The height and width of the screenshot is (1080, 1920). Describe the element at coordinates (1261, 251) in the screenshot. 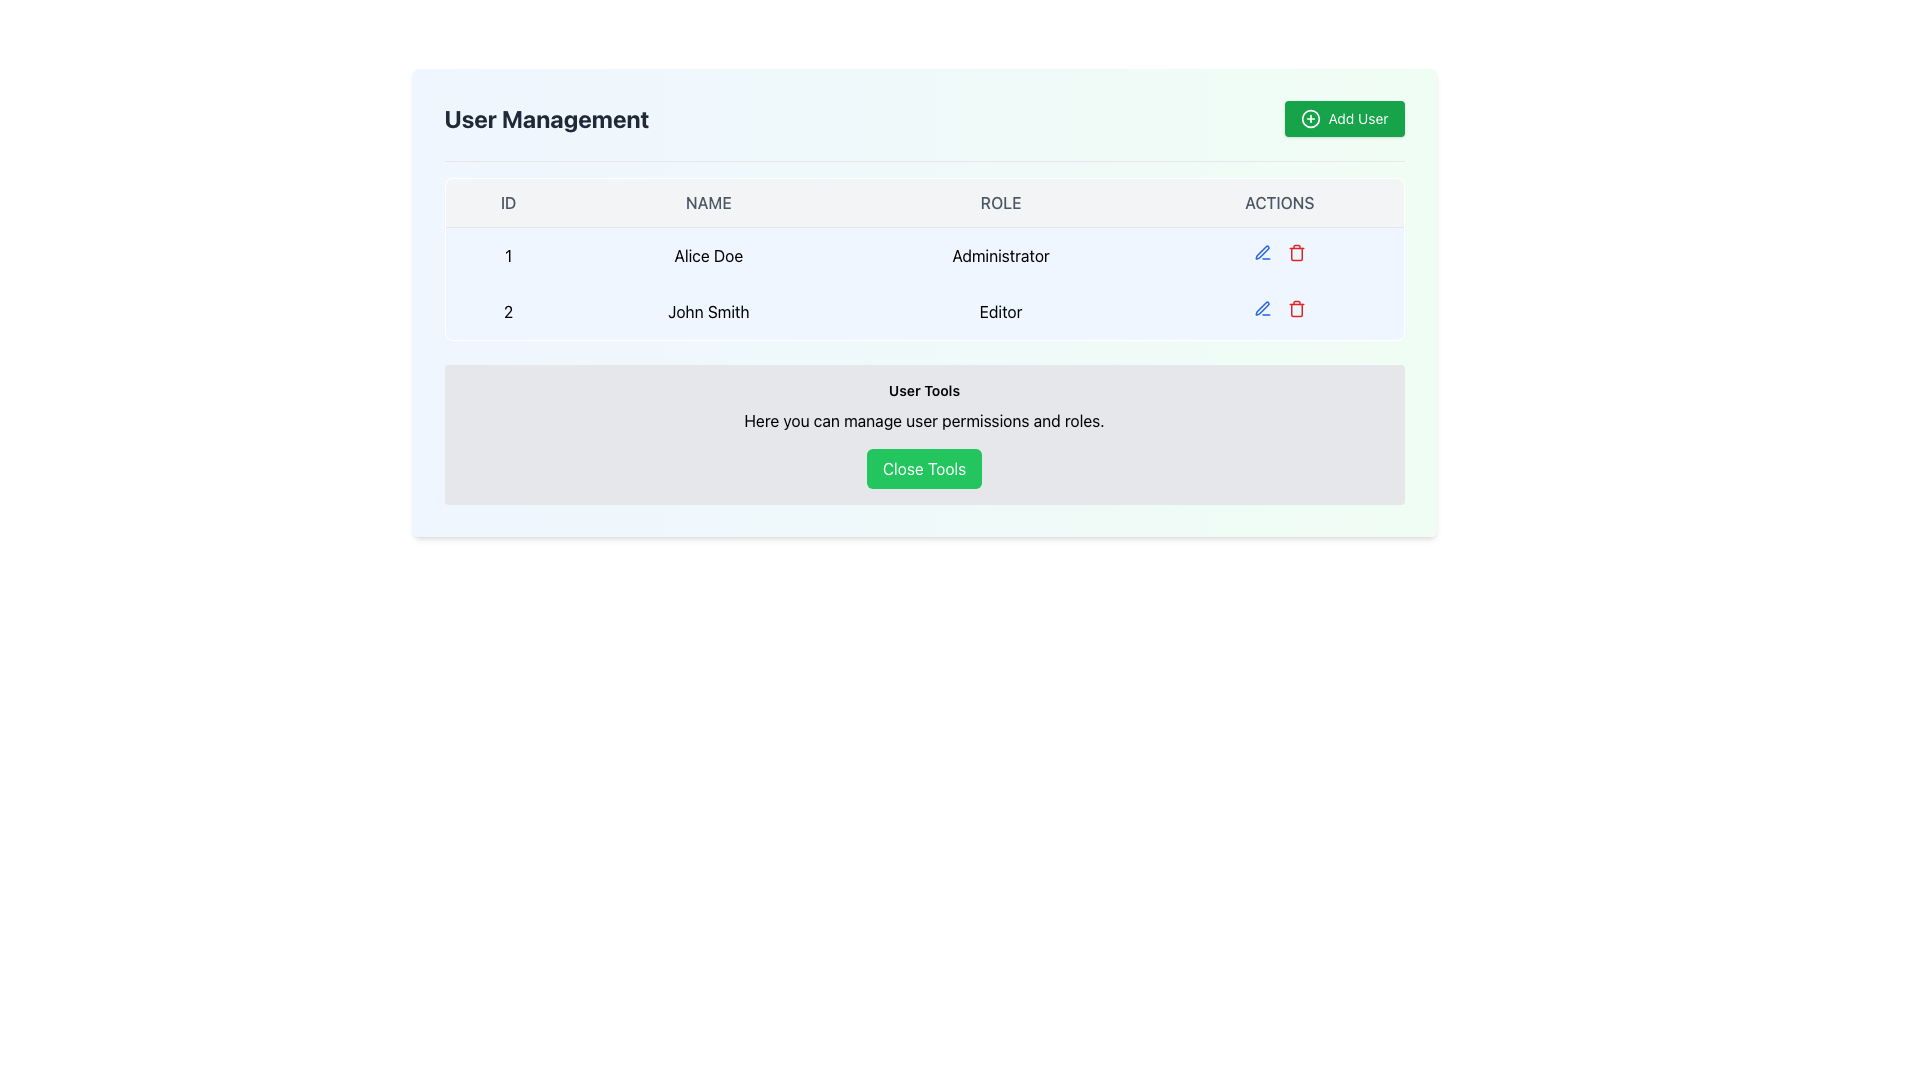

I see `the stylized pen icon button located` at that location.